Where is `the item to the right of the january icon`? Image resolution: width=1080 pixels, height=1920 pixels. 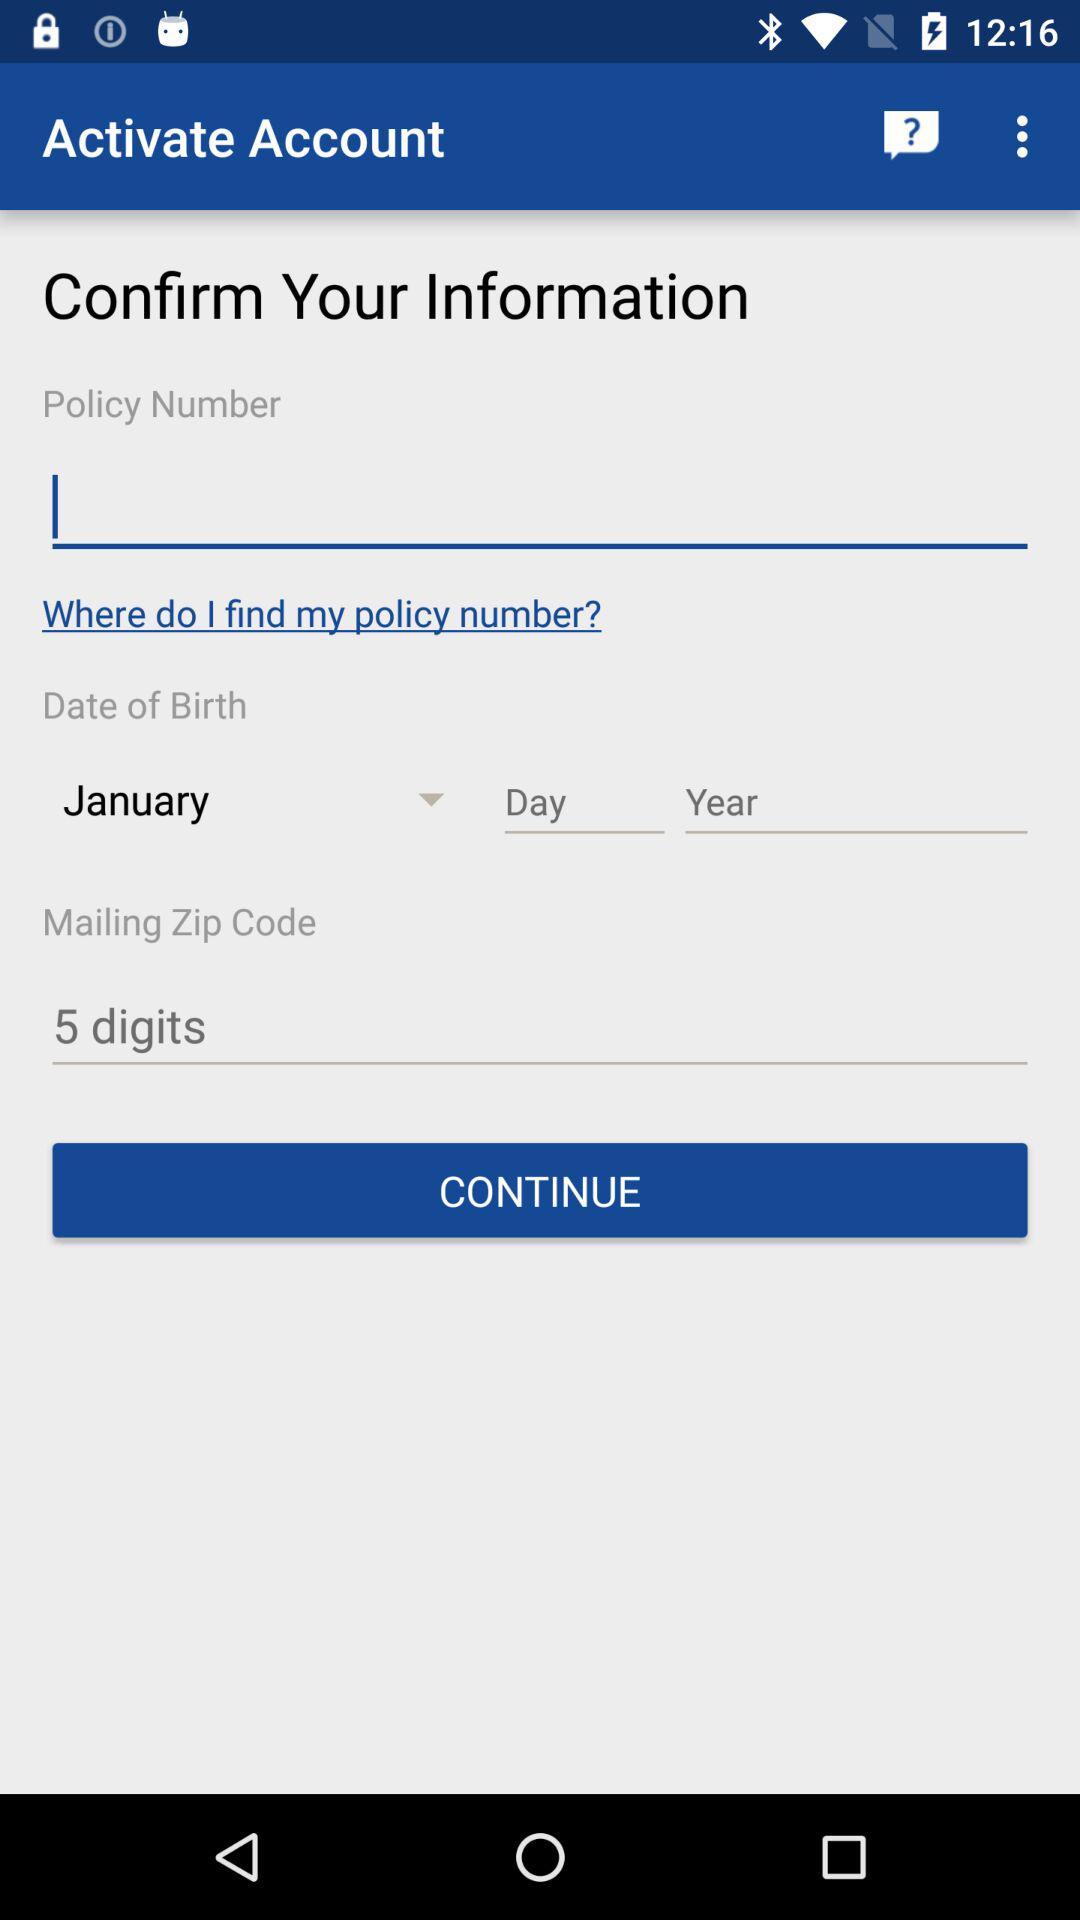
the item to the right of the january icon is located at coordinates (584, 802).